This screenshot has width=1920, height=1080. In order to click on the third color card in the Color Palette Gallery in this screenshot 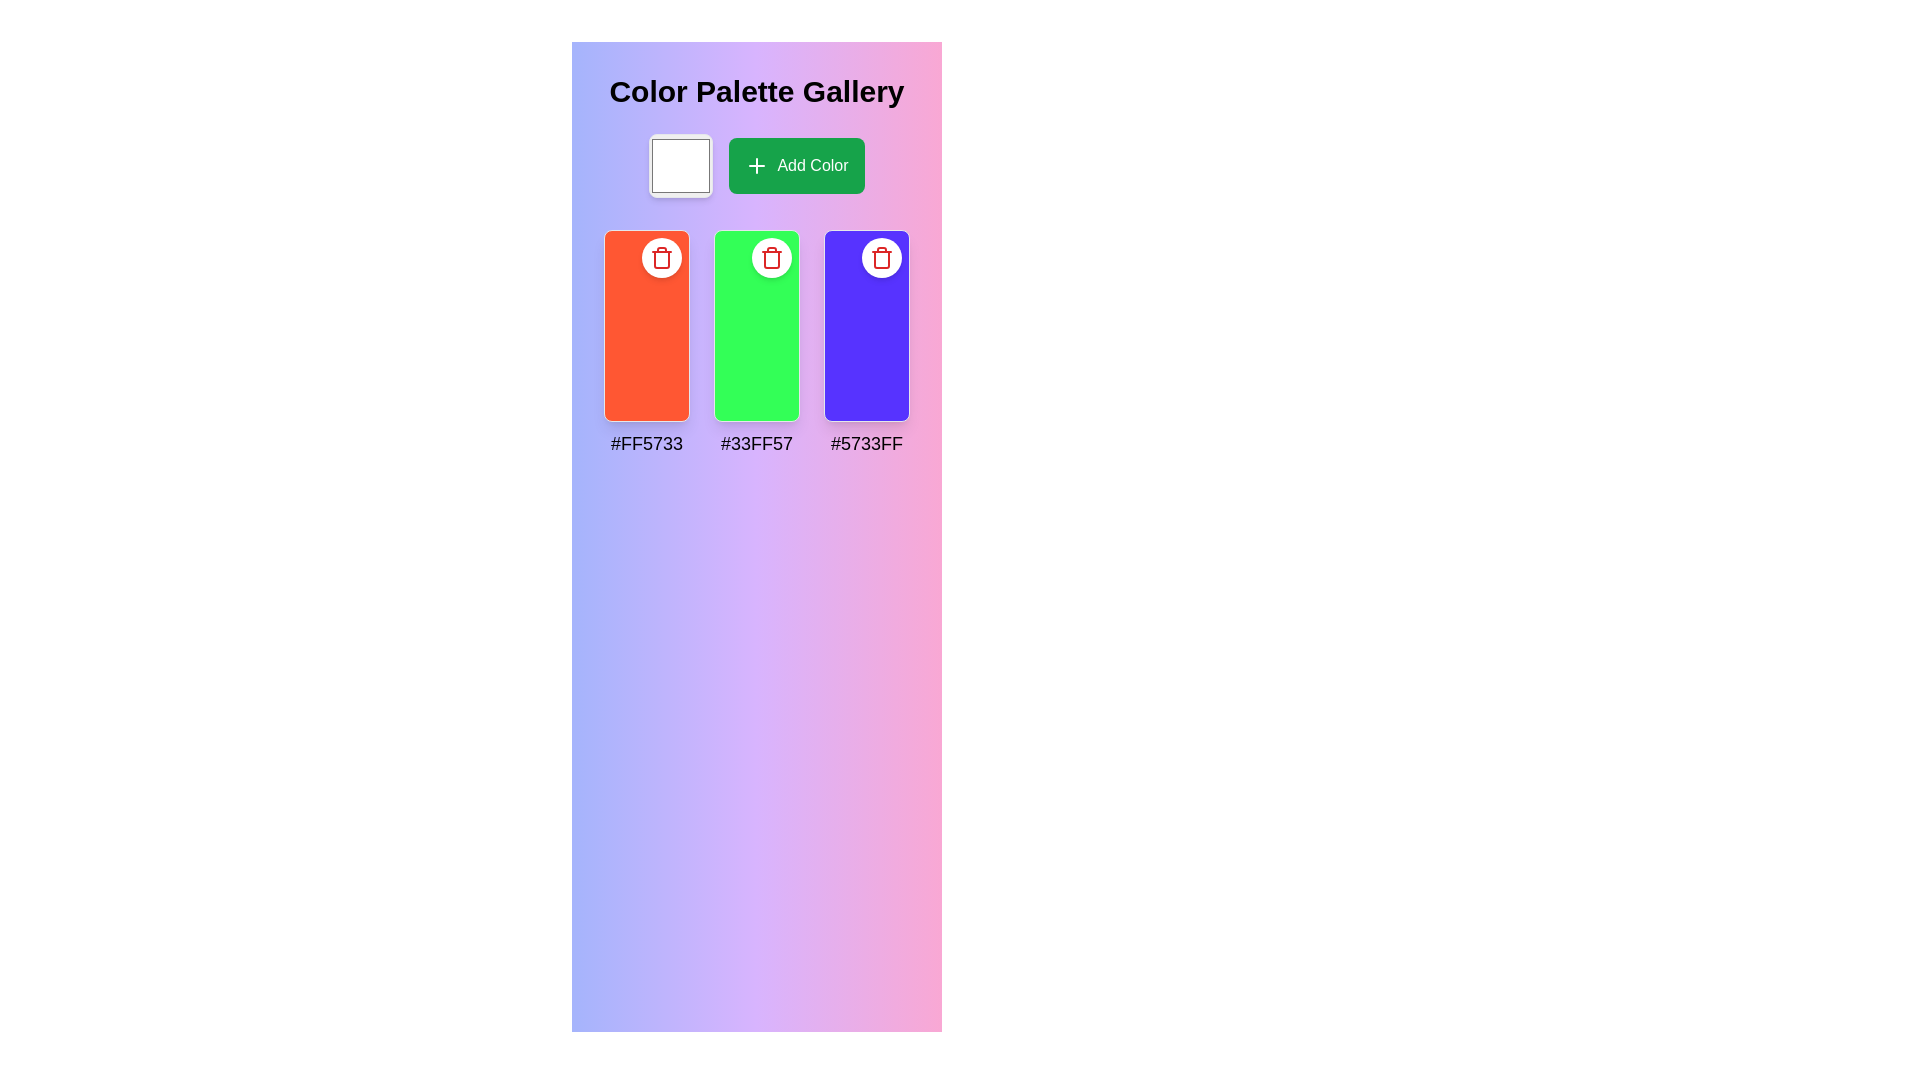, I will do `click(867, 325)`.